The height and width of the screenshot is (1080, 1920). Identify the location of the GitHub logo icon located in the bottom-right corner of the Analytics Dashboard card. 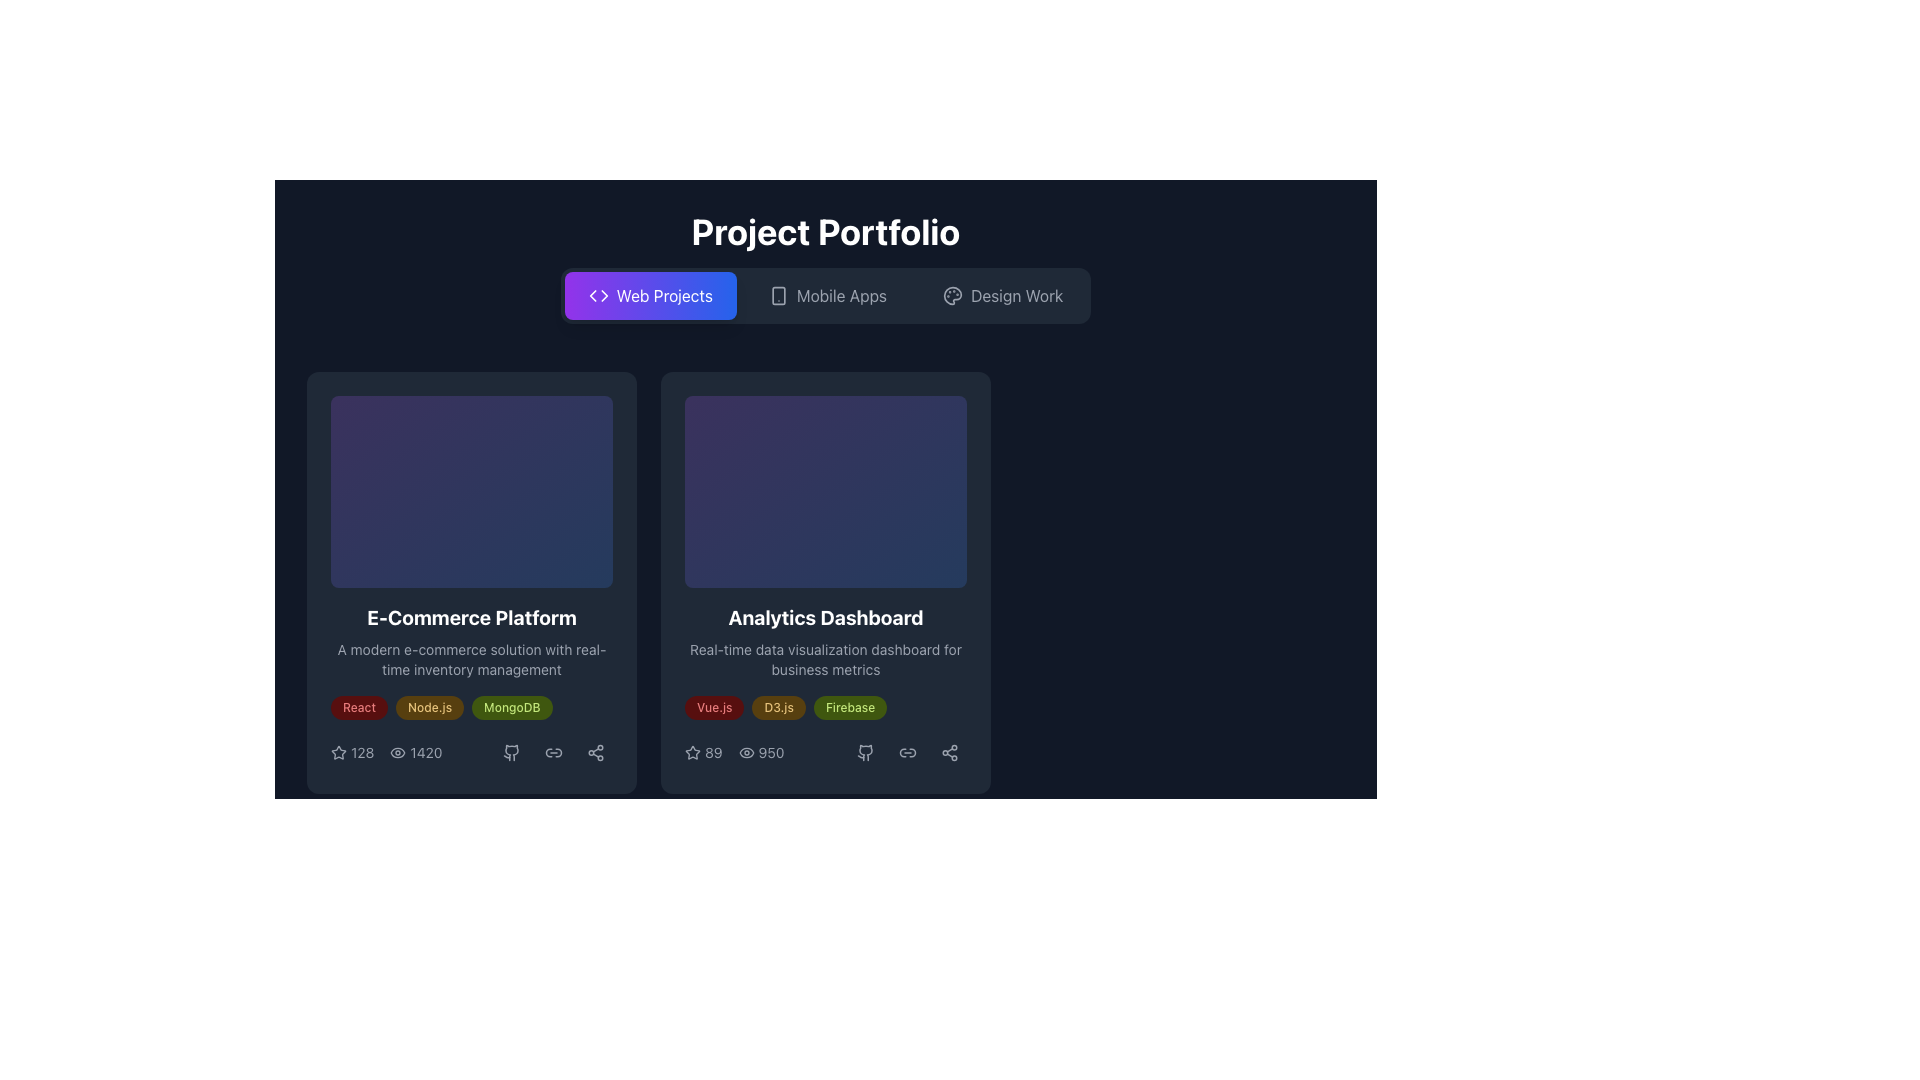
(865, 752).